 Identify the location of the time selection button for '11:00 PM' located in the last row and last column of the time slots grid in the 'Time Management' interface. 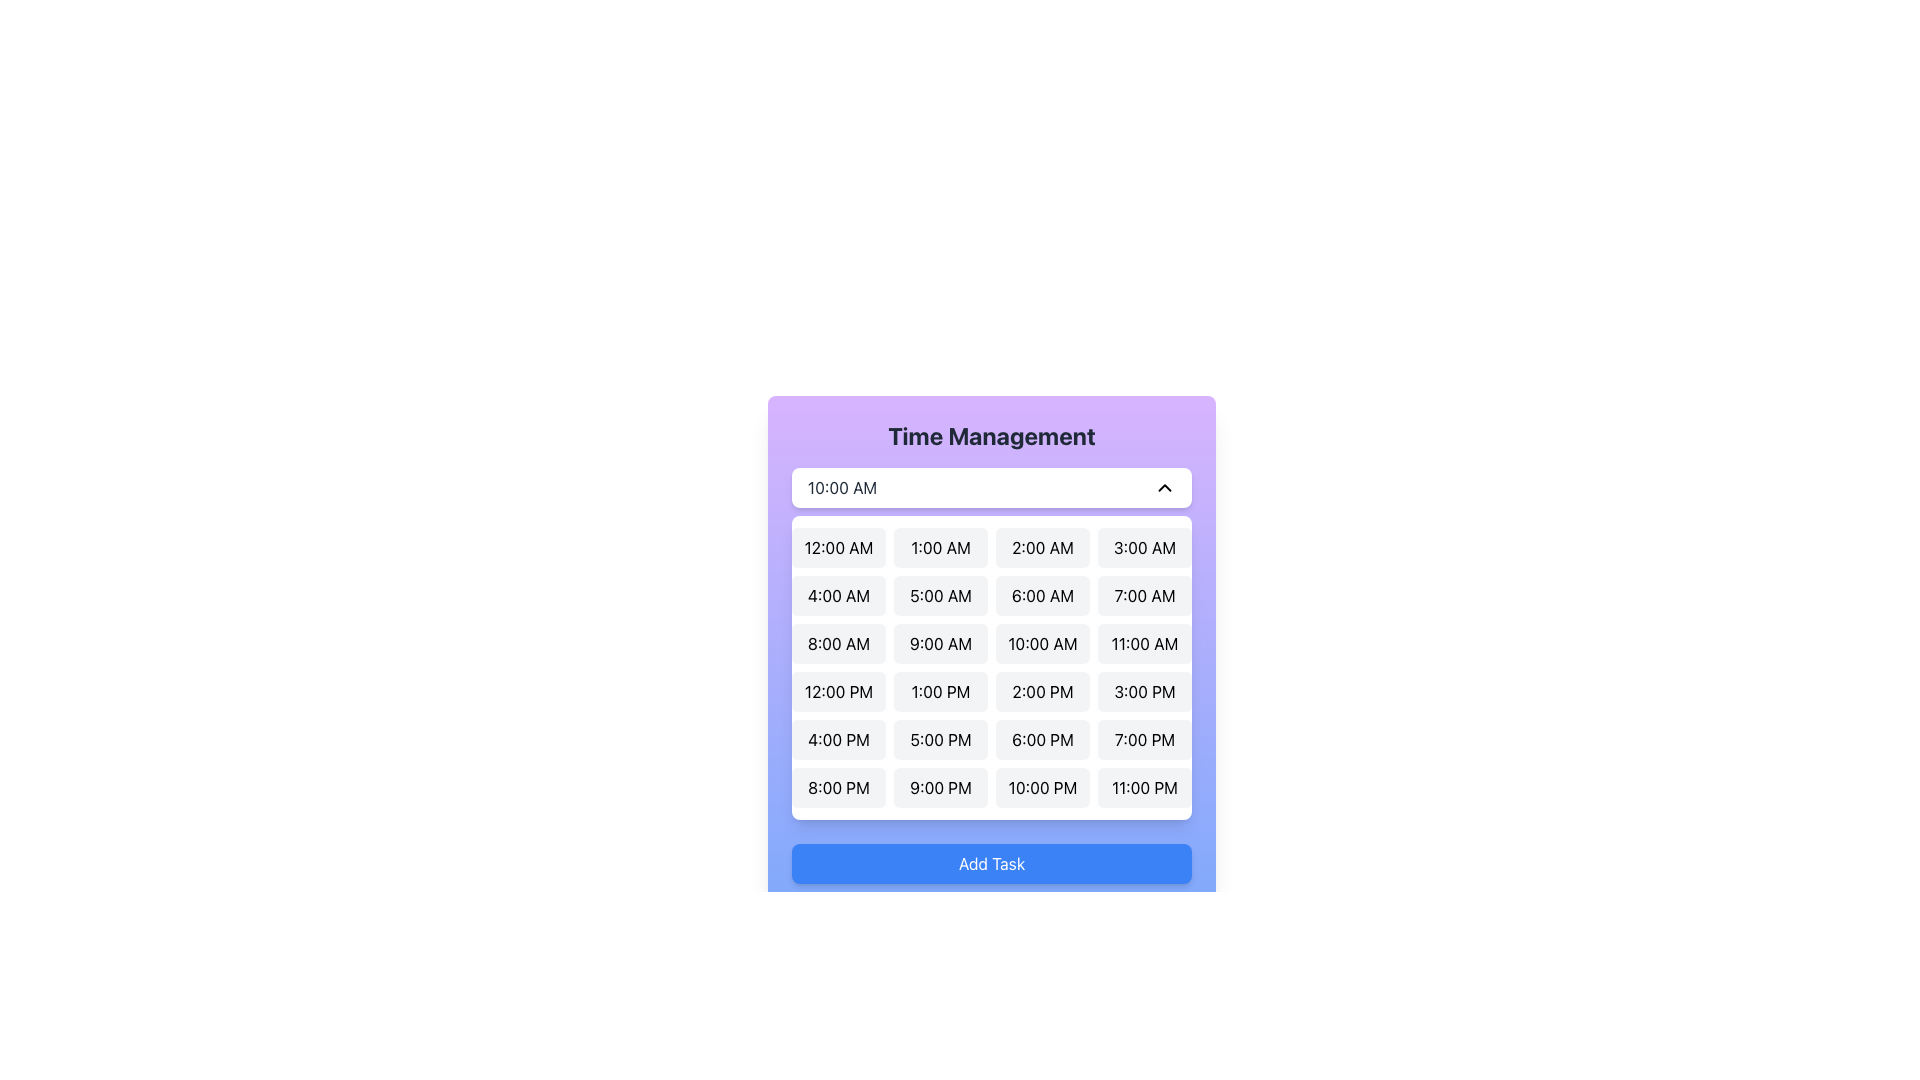
(1145, 786).